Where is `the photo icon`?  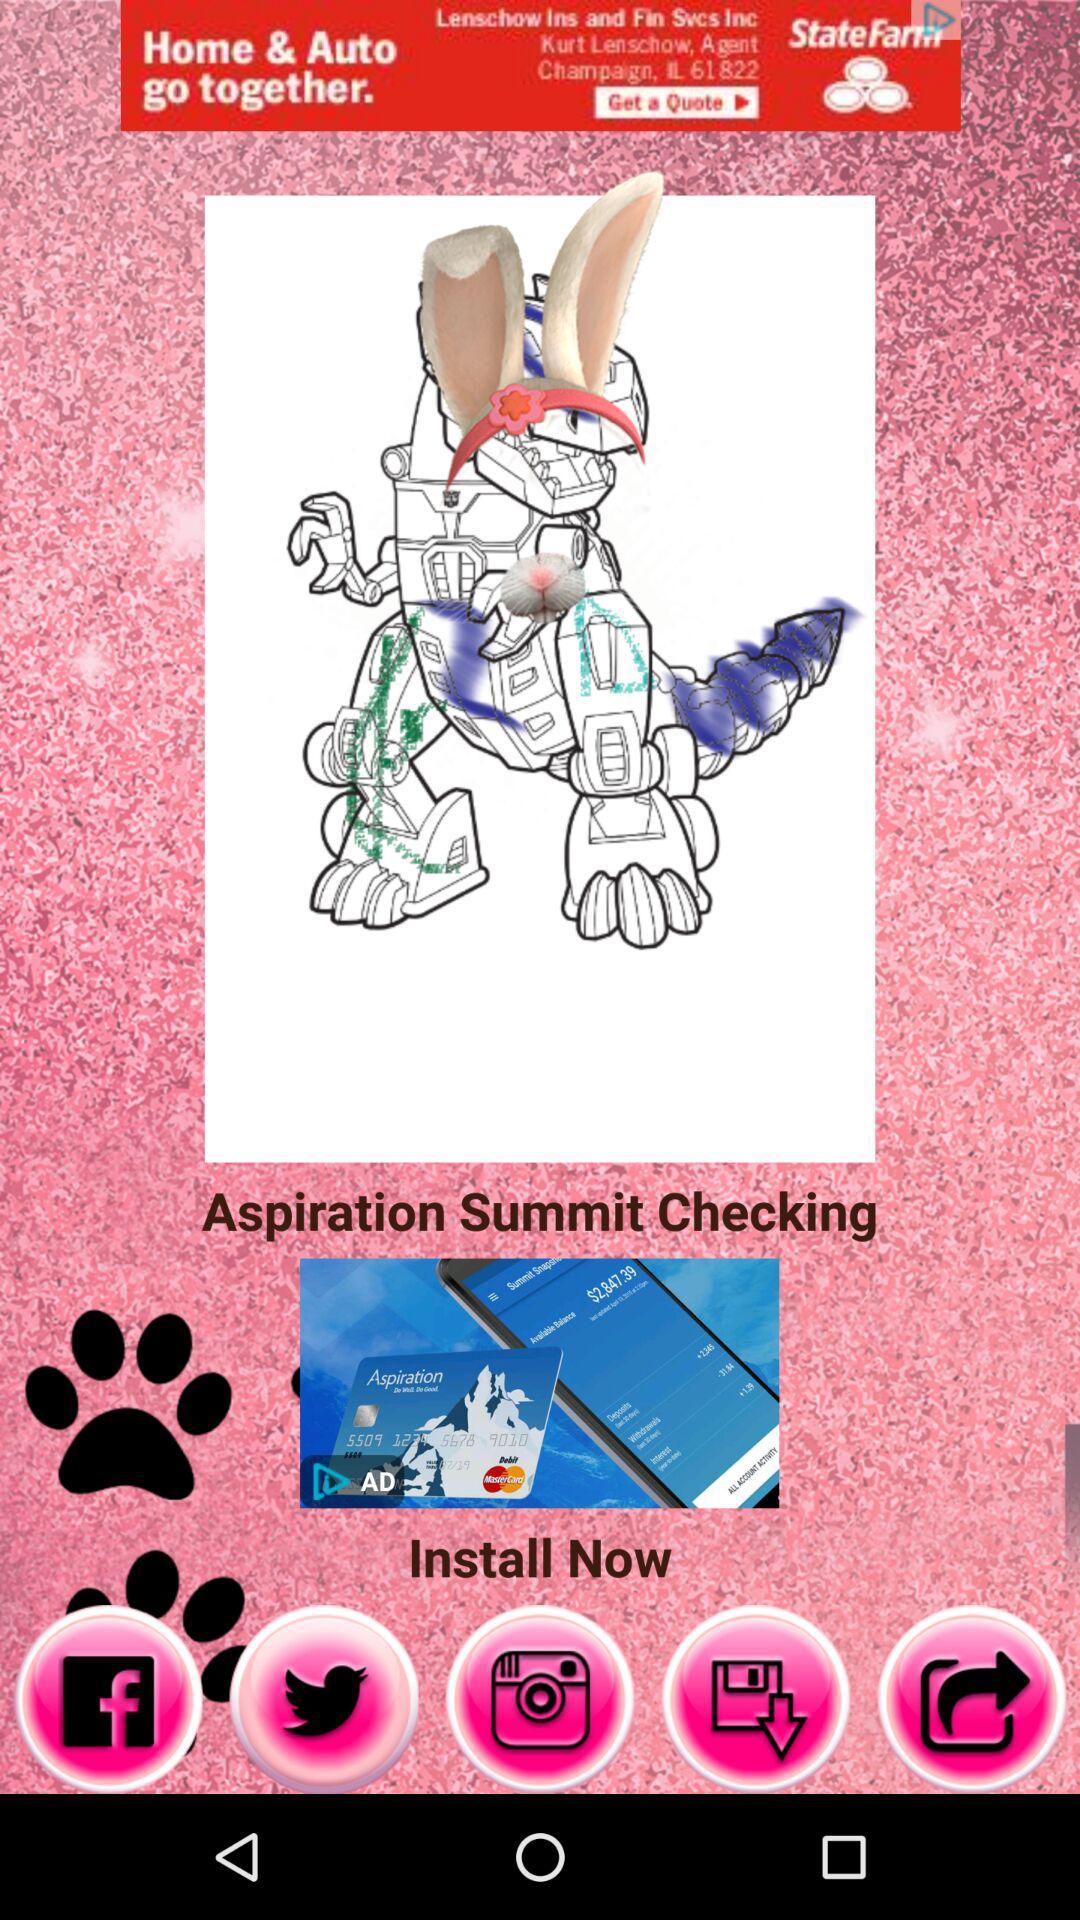 the photo icon is located at coordinates (540, 1818).